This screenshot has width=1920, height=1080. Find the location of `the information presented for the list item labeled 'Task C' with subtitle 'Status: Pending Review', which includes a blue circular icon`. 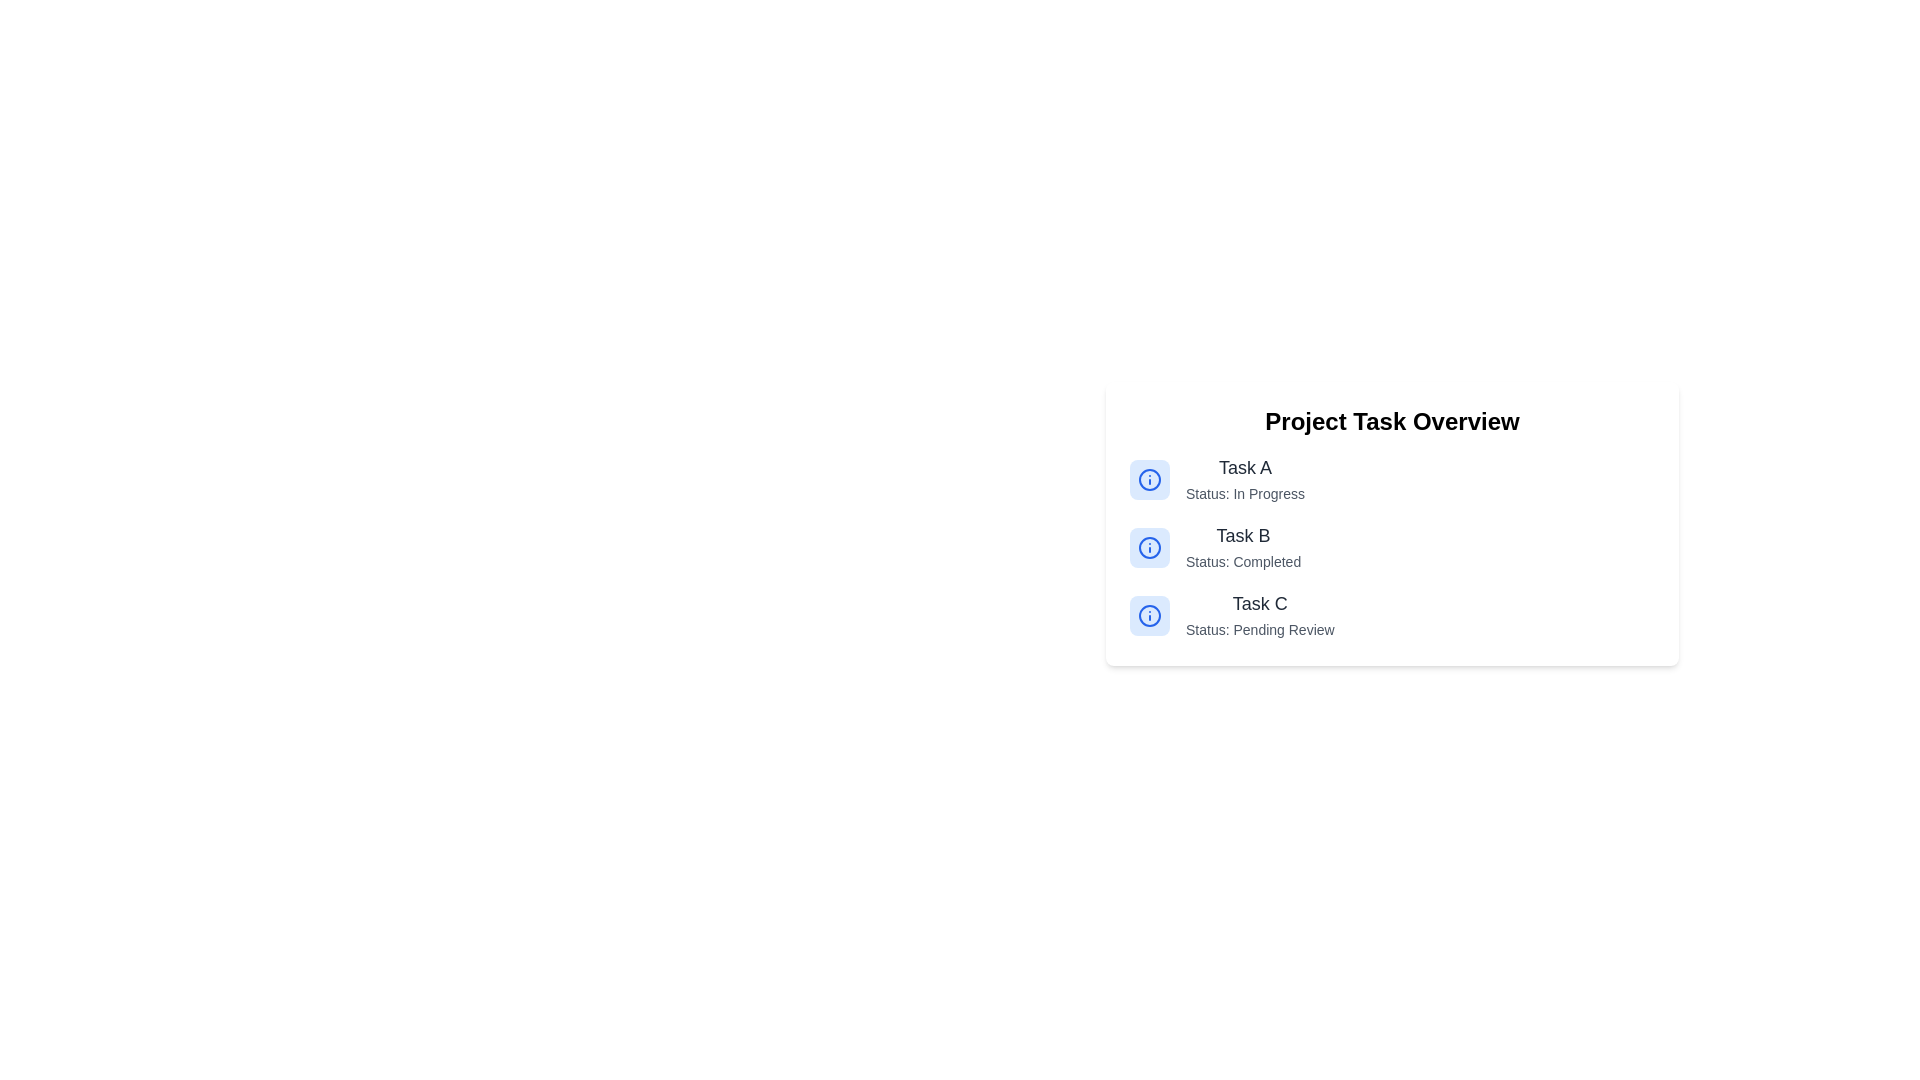

the information presented for the list item labeled 'Task C' with subtitle 'Status: Pending Review', which includes a blue circular icon is located at coordinates (1391, 615).